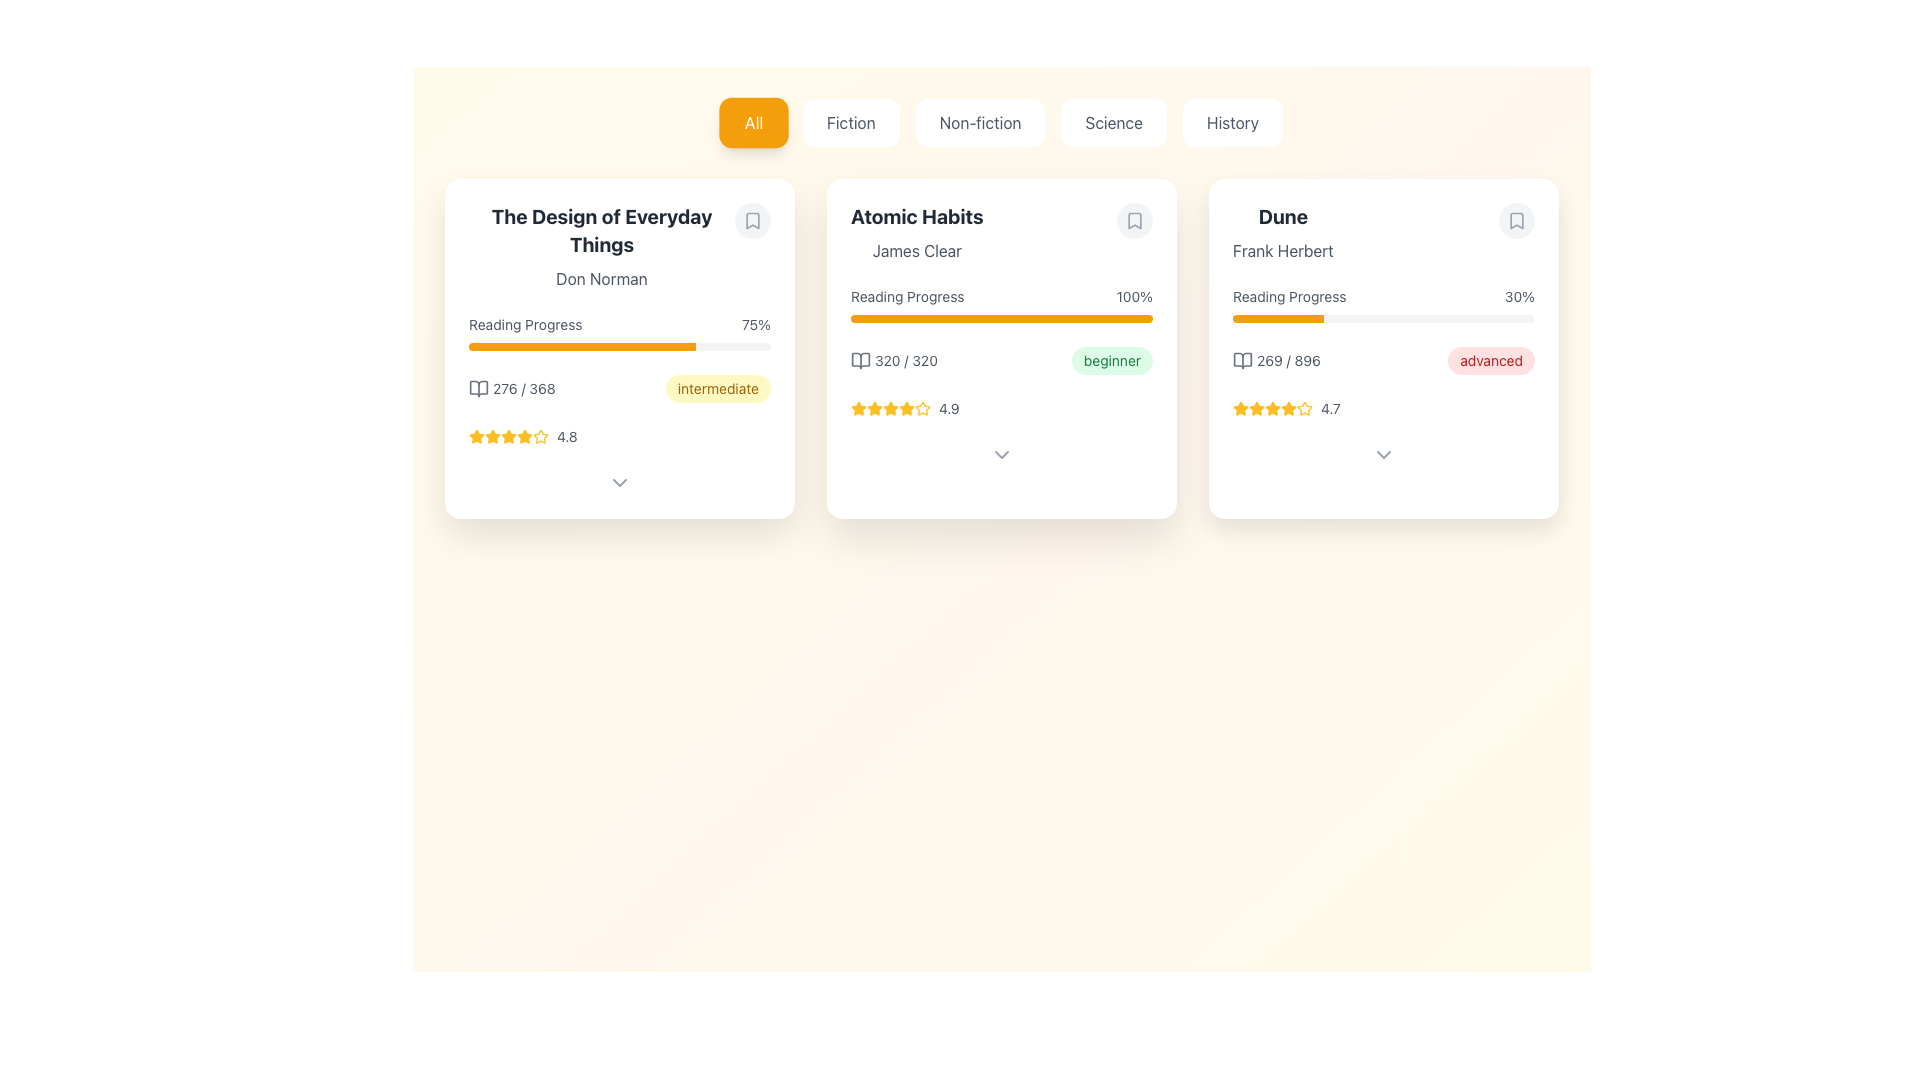  What do you see at coordinates (1256, 407) in the screenshot?
I see `the second star in the gold-colored 5-star rating display below the 'Dune' title` at bounding box center [1256, 407].